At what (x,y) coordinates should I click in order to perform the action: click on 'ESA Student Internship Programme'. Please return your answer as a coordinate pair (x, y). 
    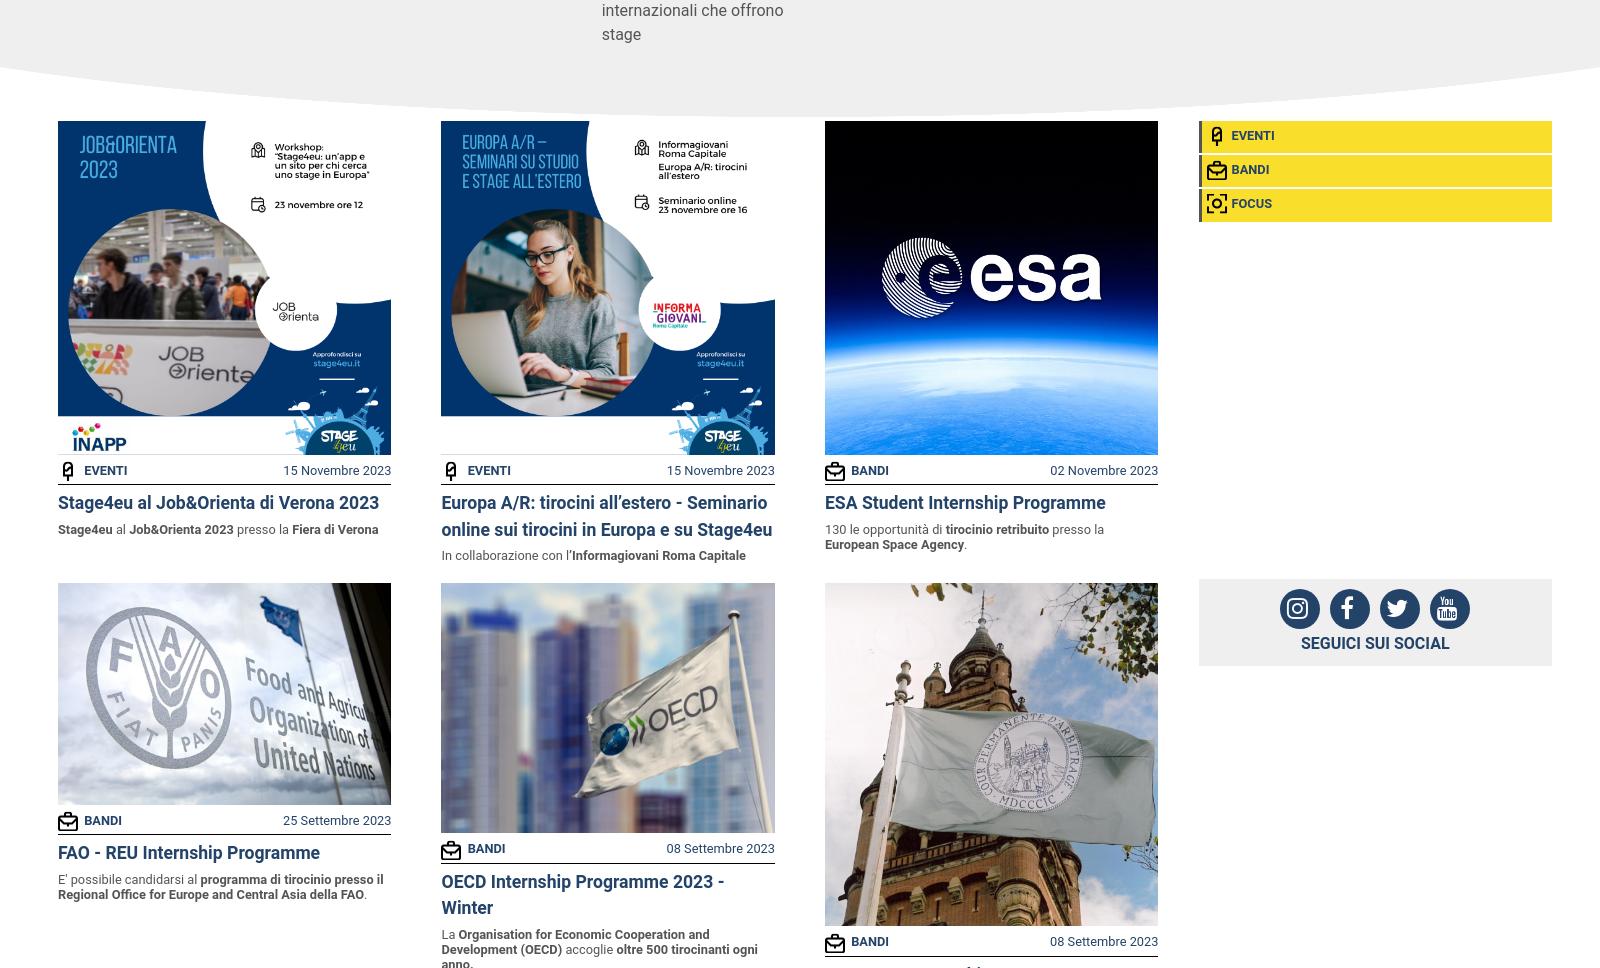
    Looking at the image, I should click on (963, 502).